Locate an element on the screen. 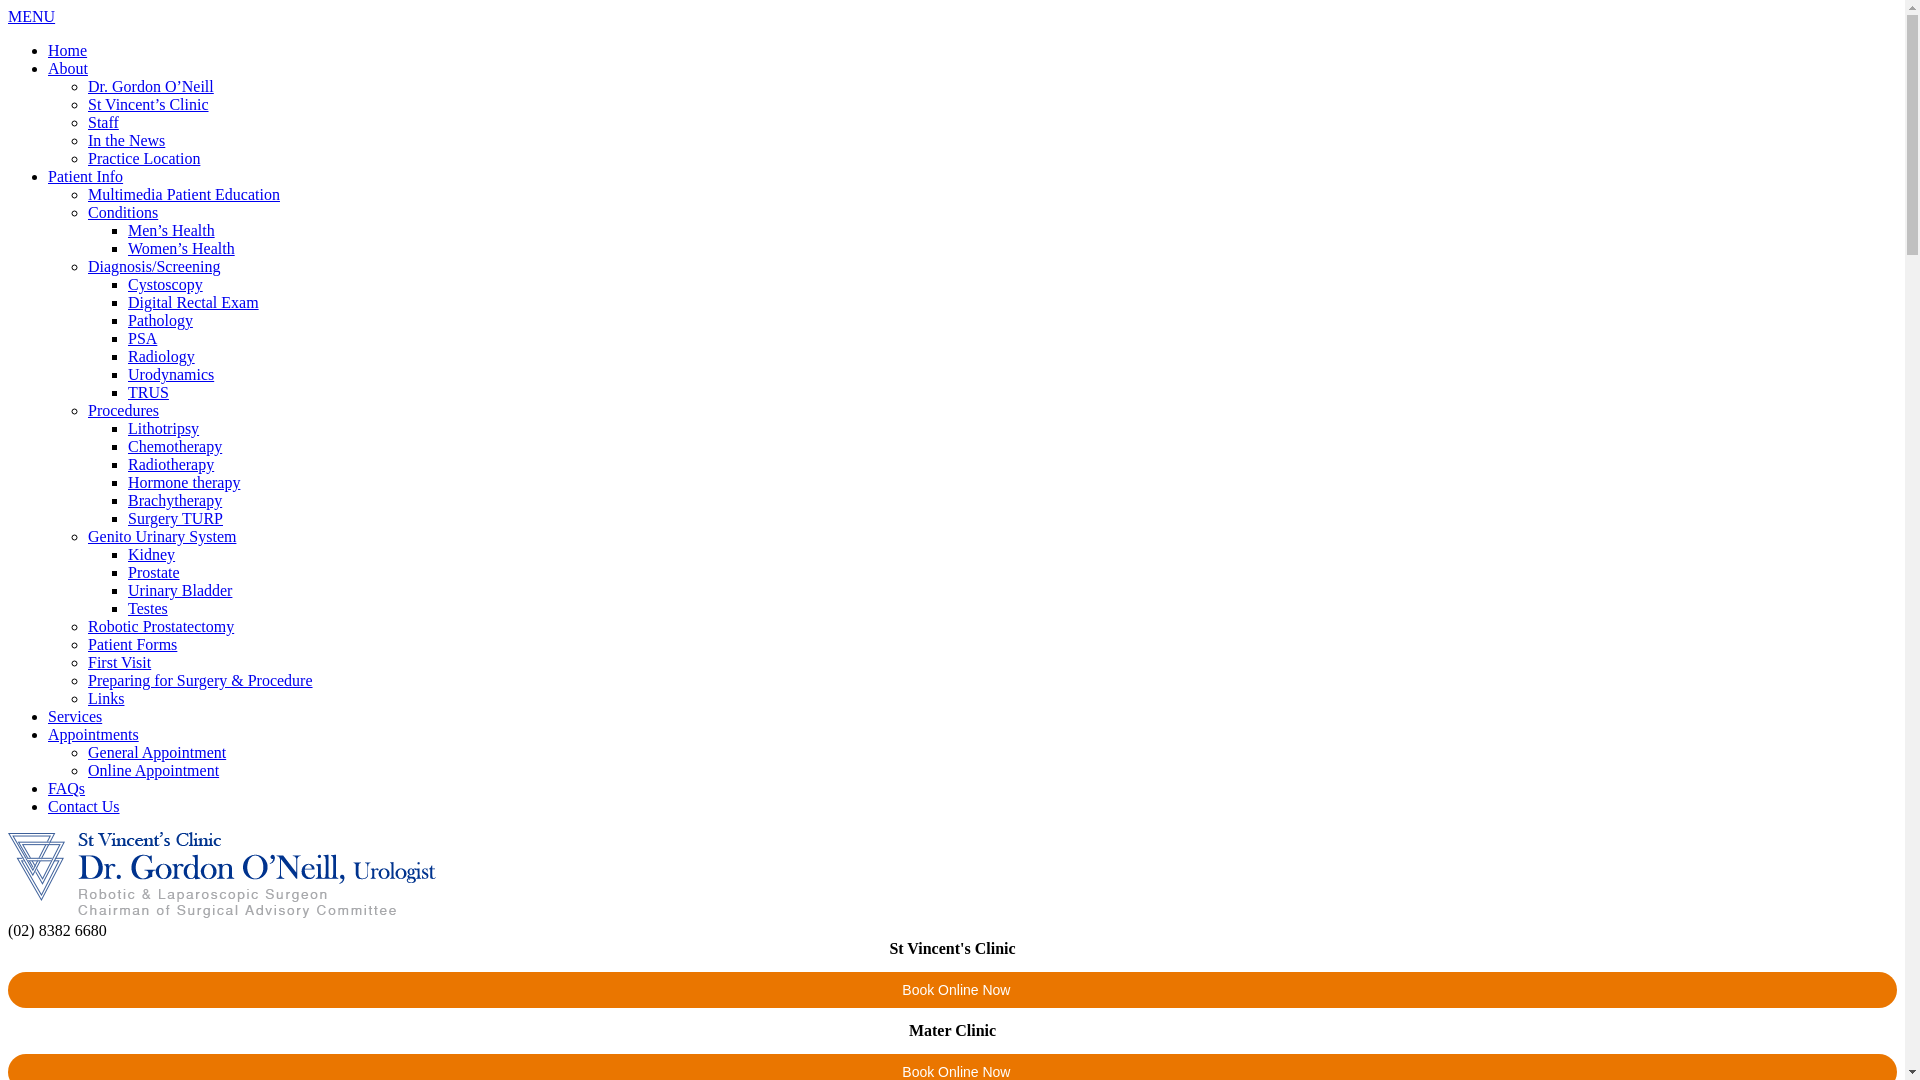  'About' is located at coordinates (48, 67).